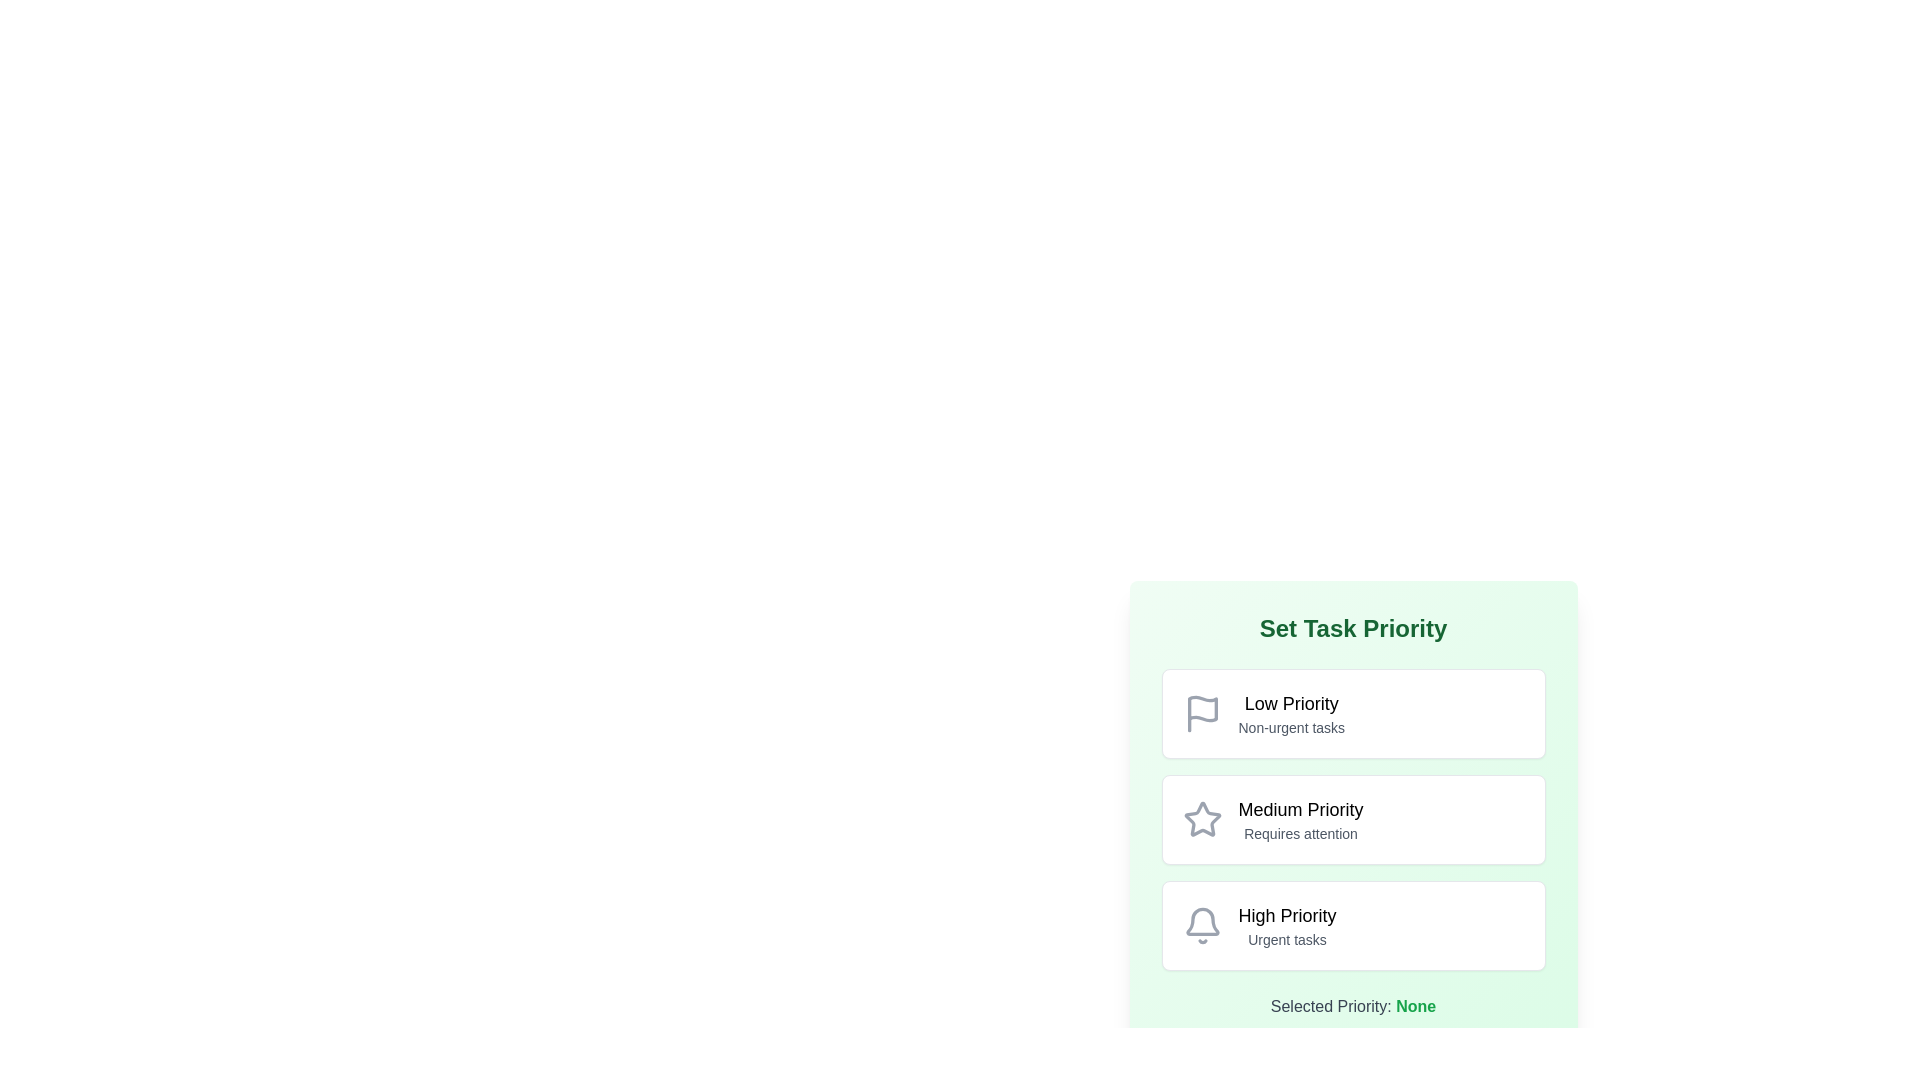  I want to click on the star icon representing 'Medium Priority' that is outlined in light gray and has a hollow center, so click(1201, 820).